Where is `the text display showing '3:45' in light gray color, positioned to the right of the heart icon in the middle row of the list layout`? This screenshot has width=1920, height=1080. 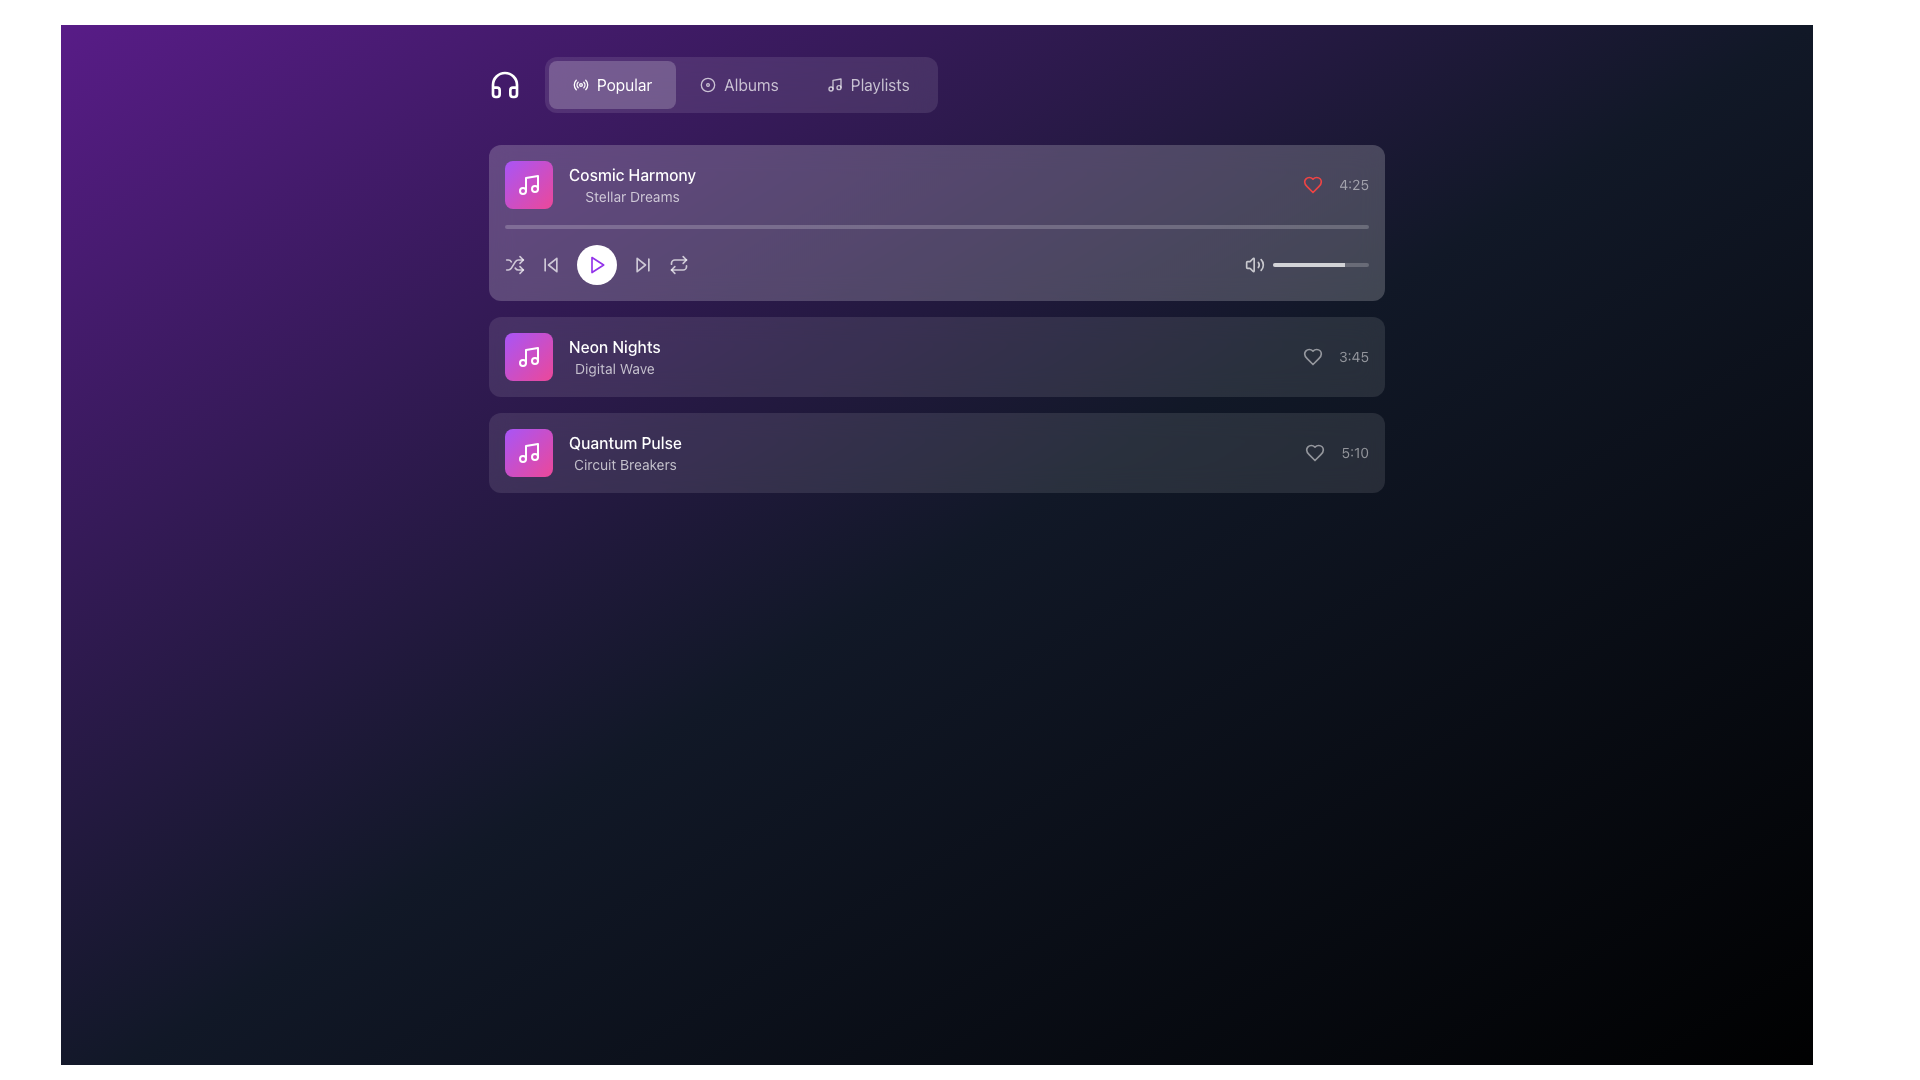
the text display showing '3:45' in light gray color, positioned to the right of the heart icon in the middle row of the list layout is located at coordinates (1353, 356).